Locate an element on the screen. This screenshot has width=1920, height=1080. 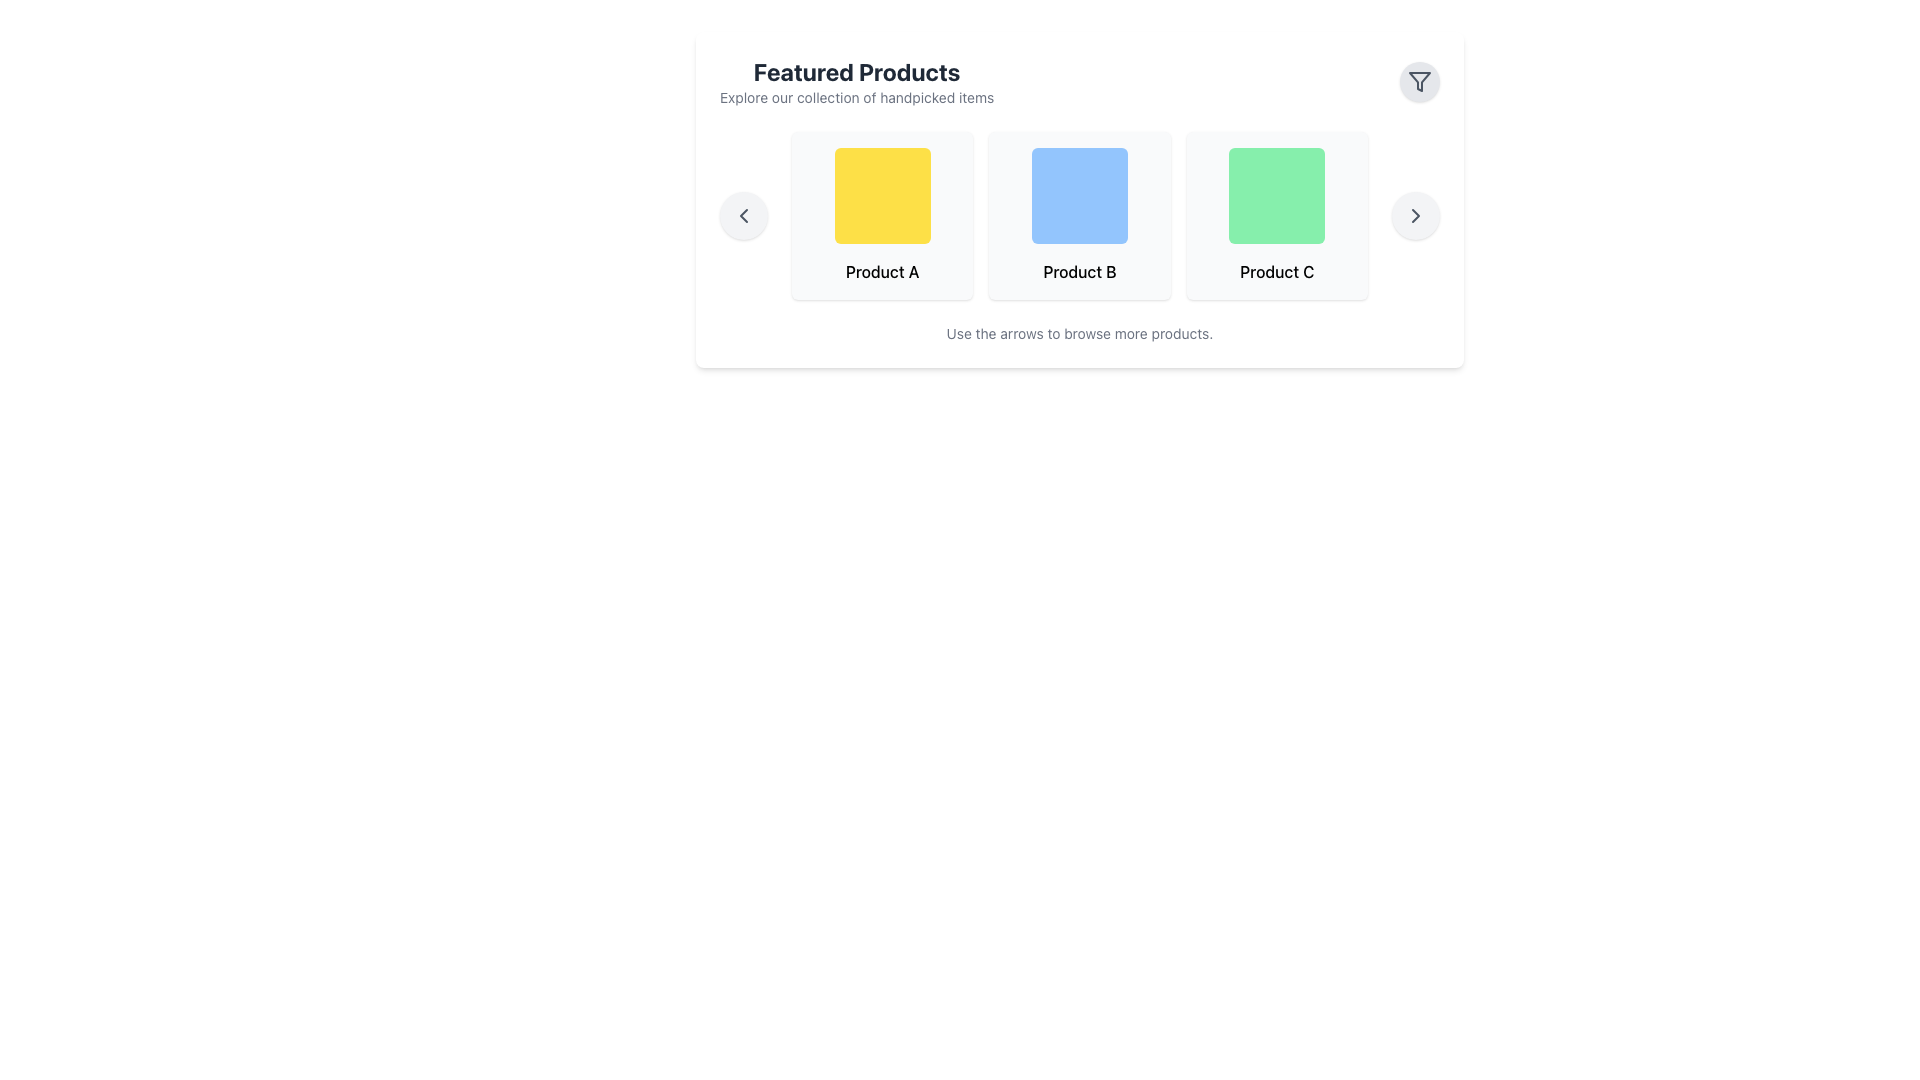
the navigation button located to the left of 'Product A', 'Product B', and 'Product C' is located at coordinates (743, 216).